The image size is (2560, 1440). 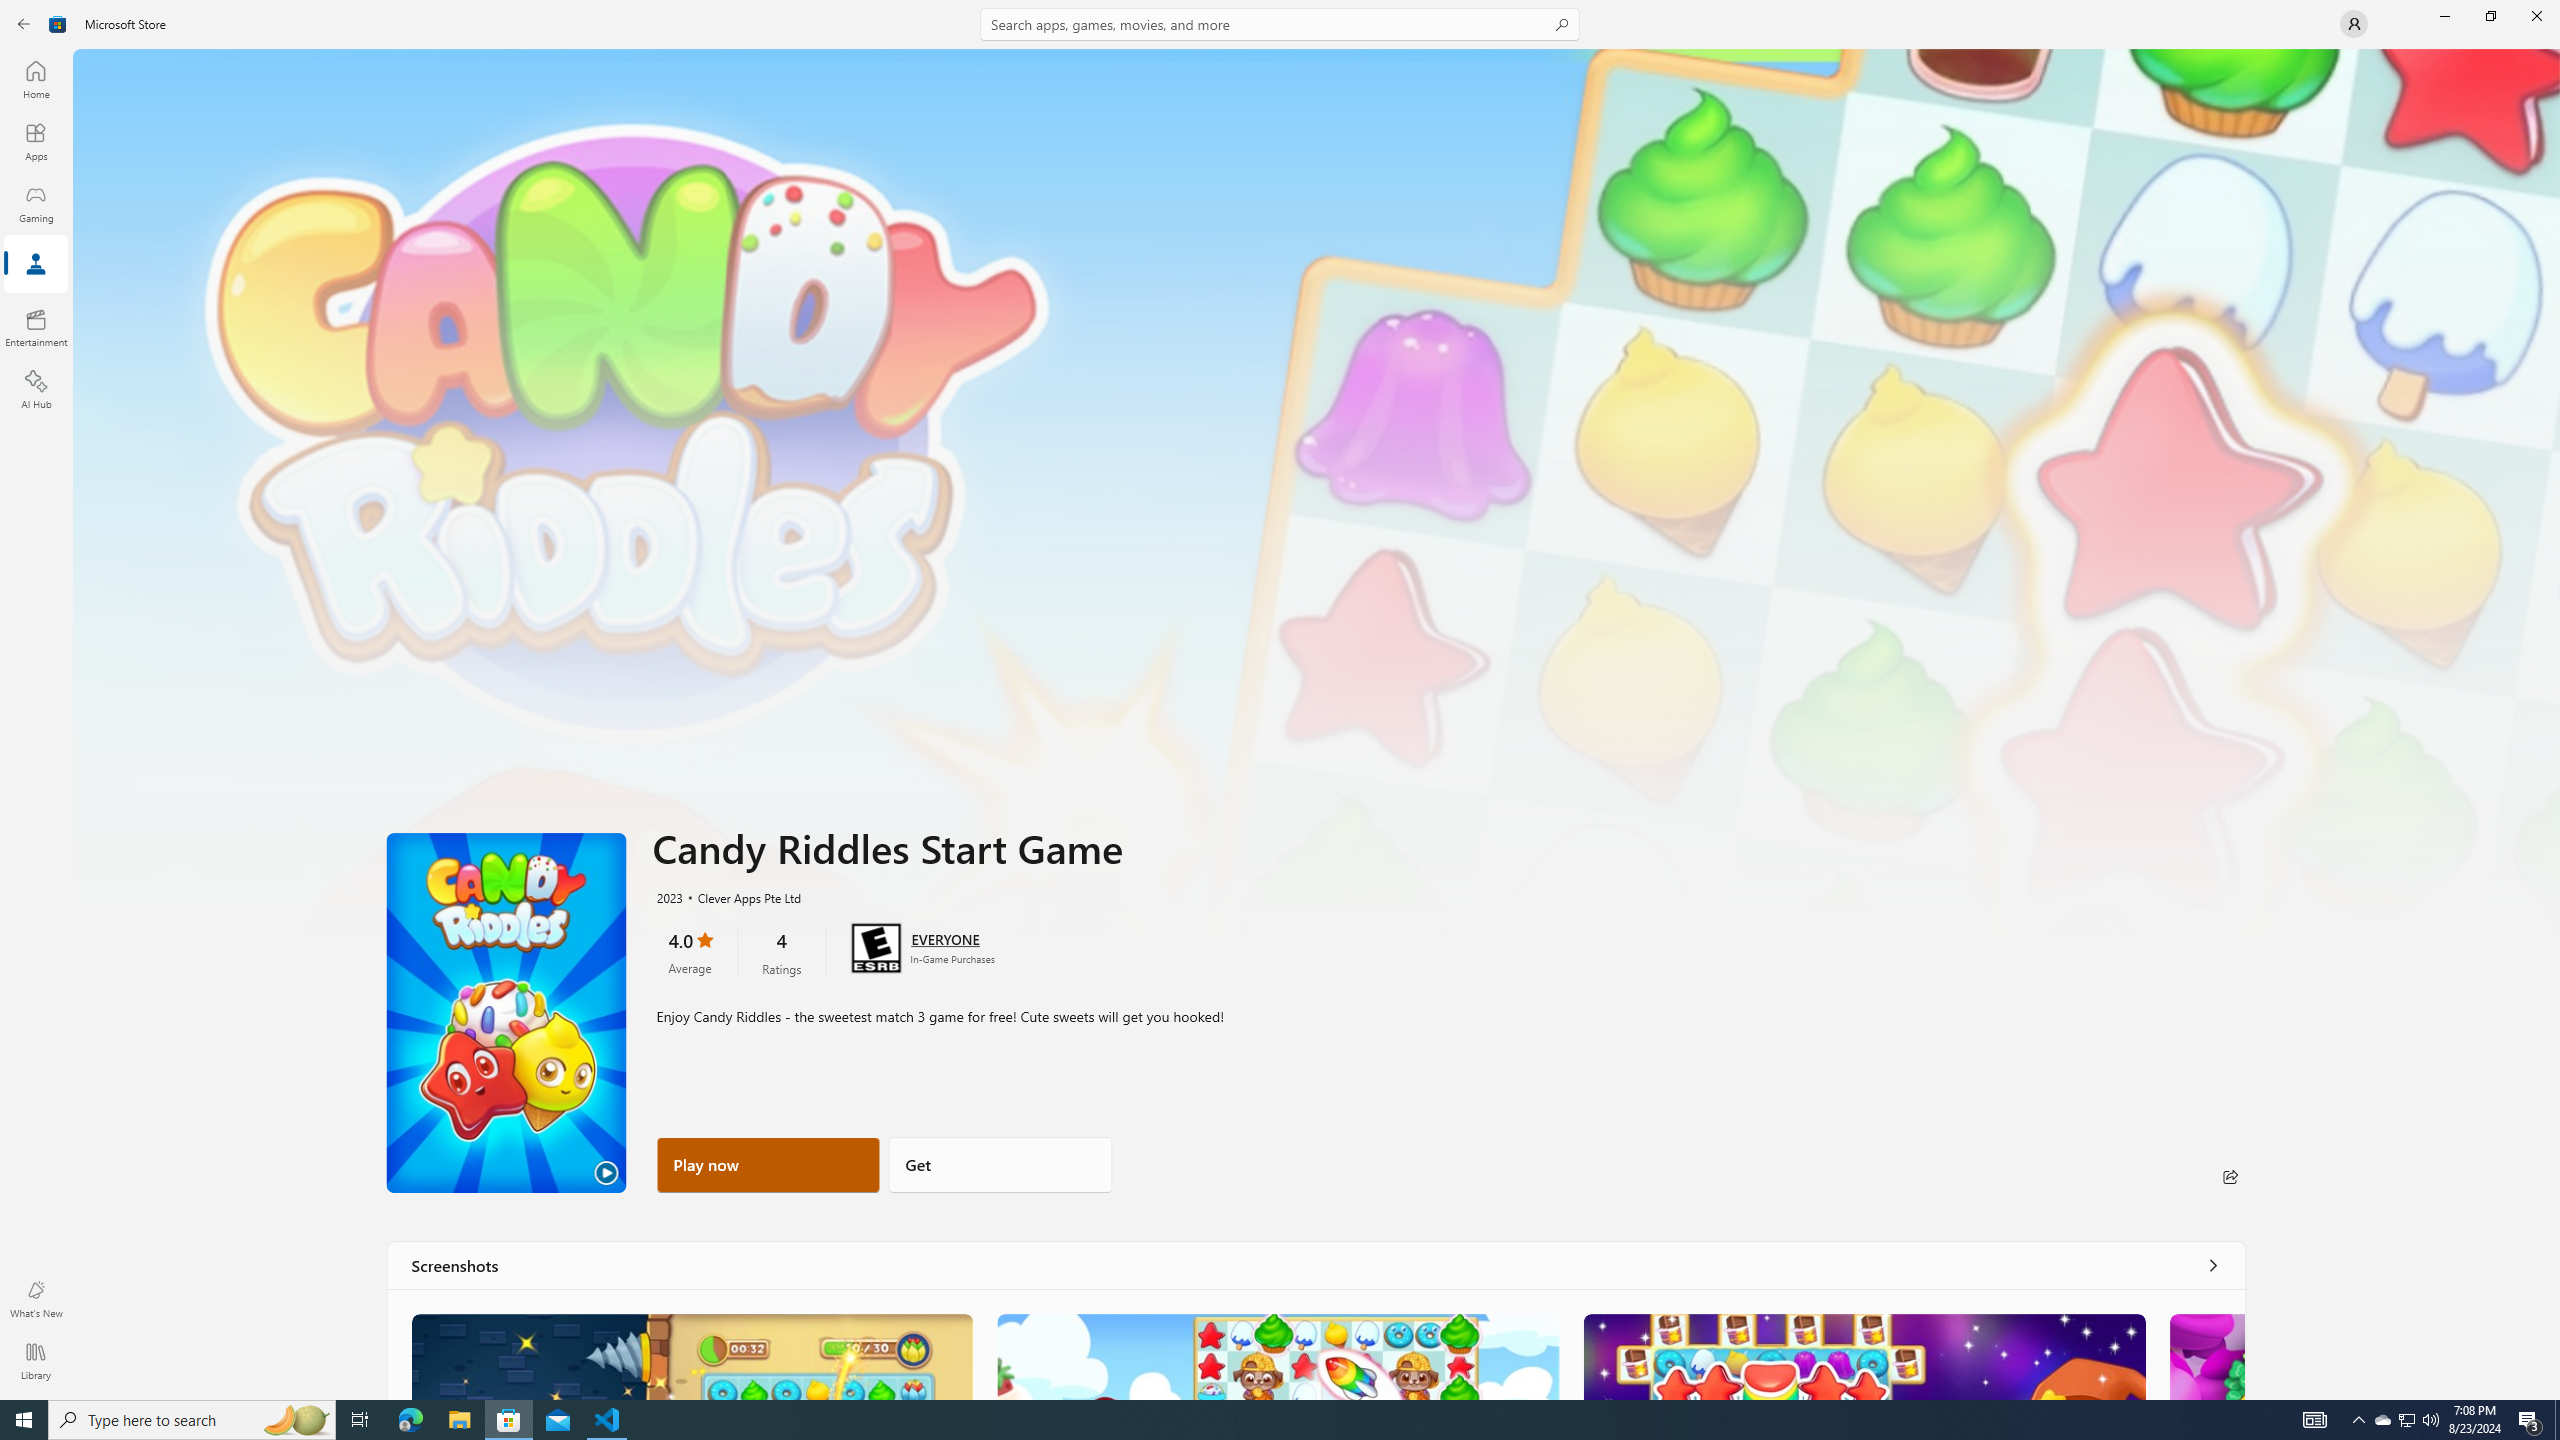 I want to click on 'Clever Apps Pte Ltd', so click(x=738, y=896).